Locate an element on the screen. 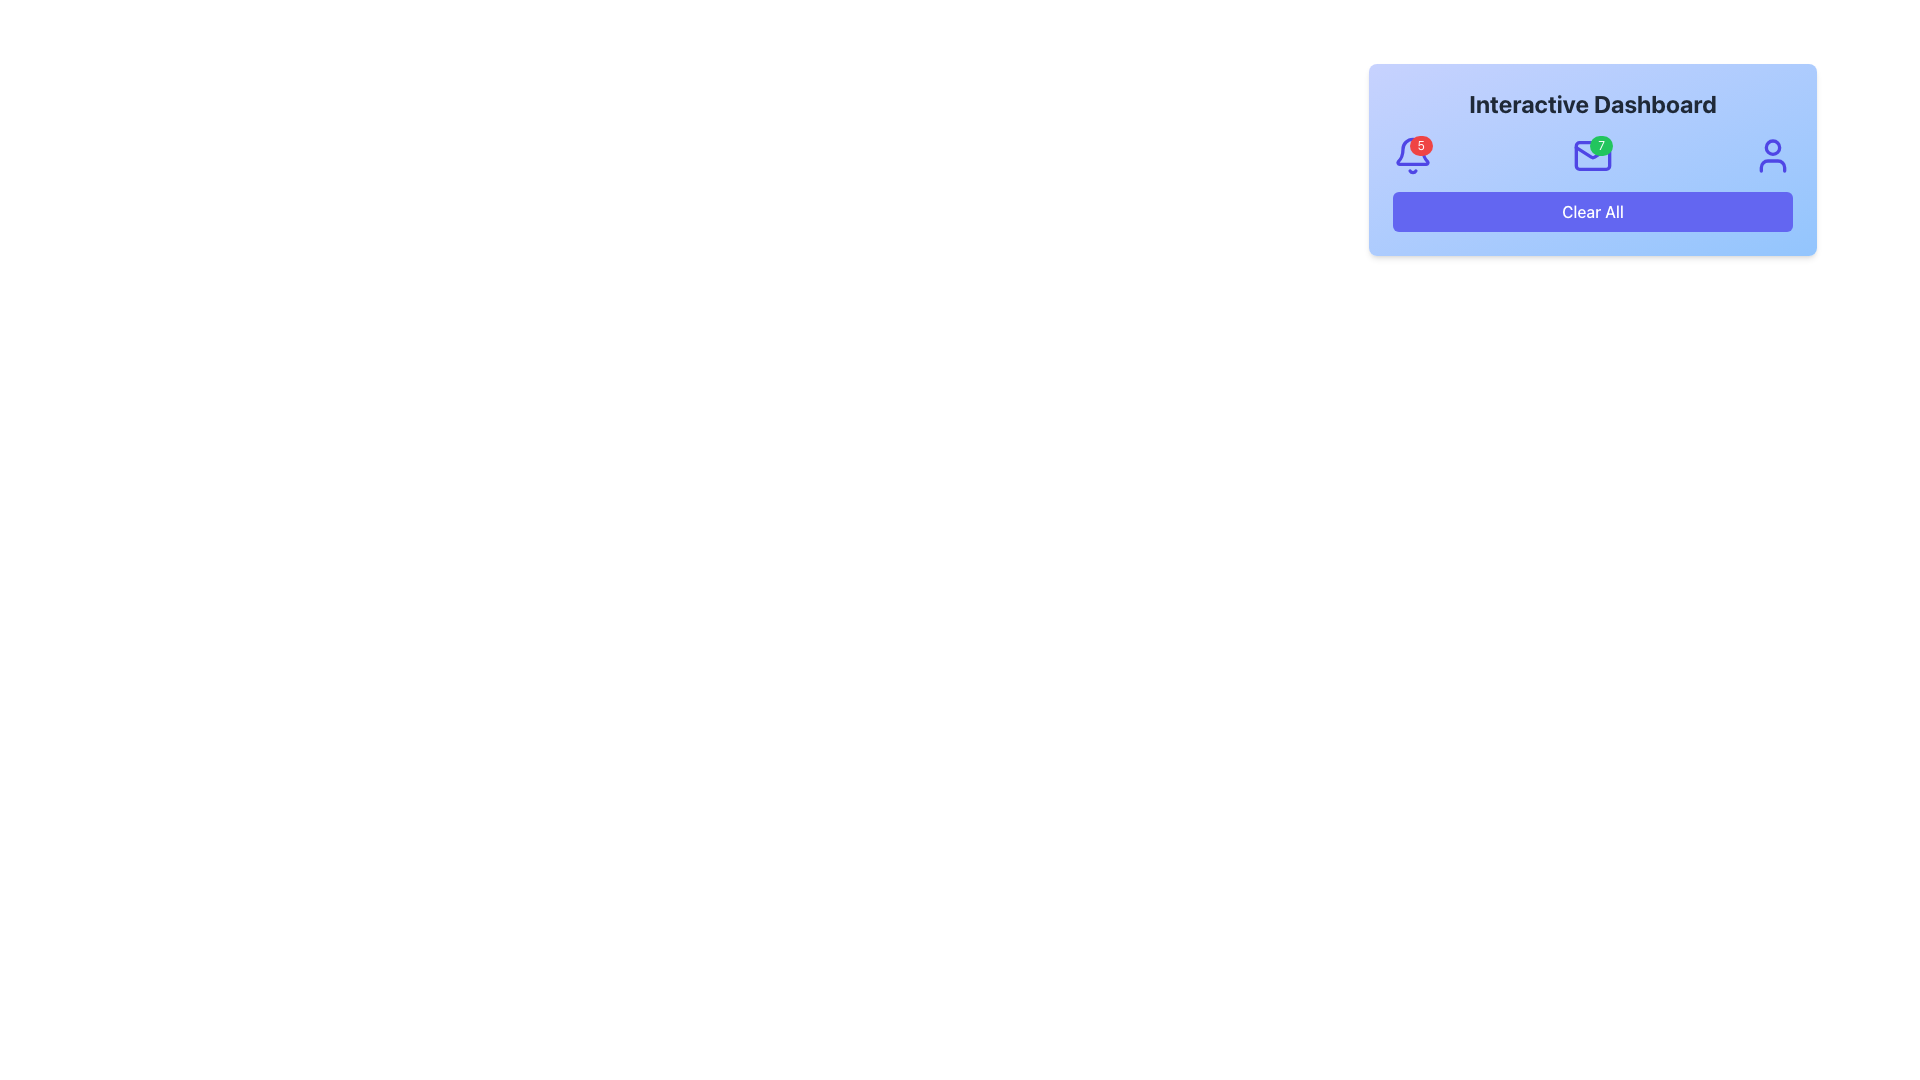 The image size is (1920, 1080). the gray bell icon located at the top left corner of the dashboard interface is located at coordinates (1411, 150).